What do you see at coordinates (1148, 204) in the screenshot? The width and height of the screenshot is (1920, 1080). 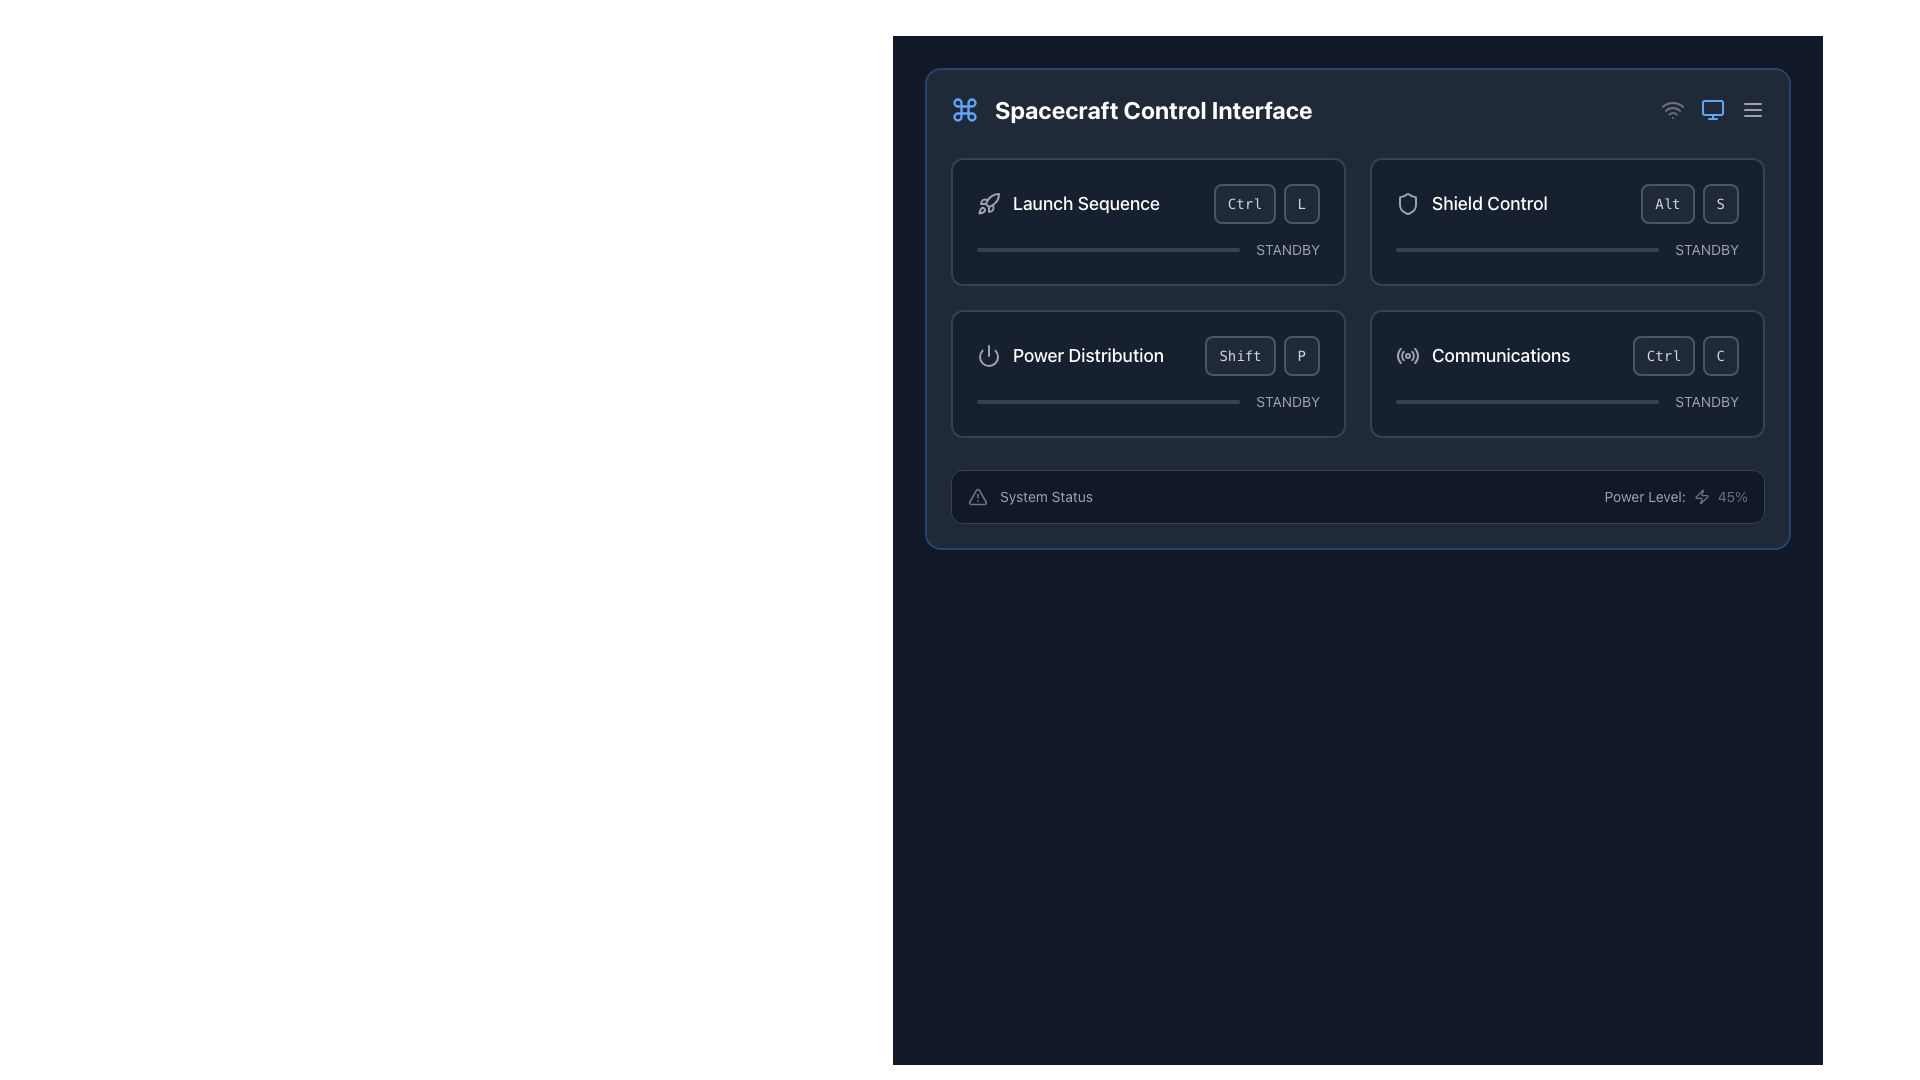 I see `the Interactive visual label for 'Launch Sequence' located in the top left of the grid layout` at bounding box center [1148, 204].